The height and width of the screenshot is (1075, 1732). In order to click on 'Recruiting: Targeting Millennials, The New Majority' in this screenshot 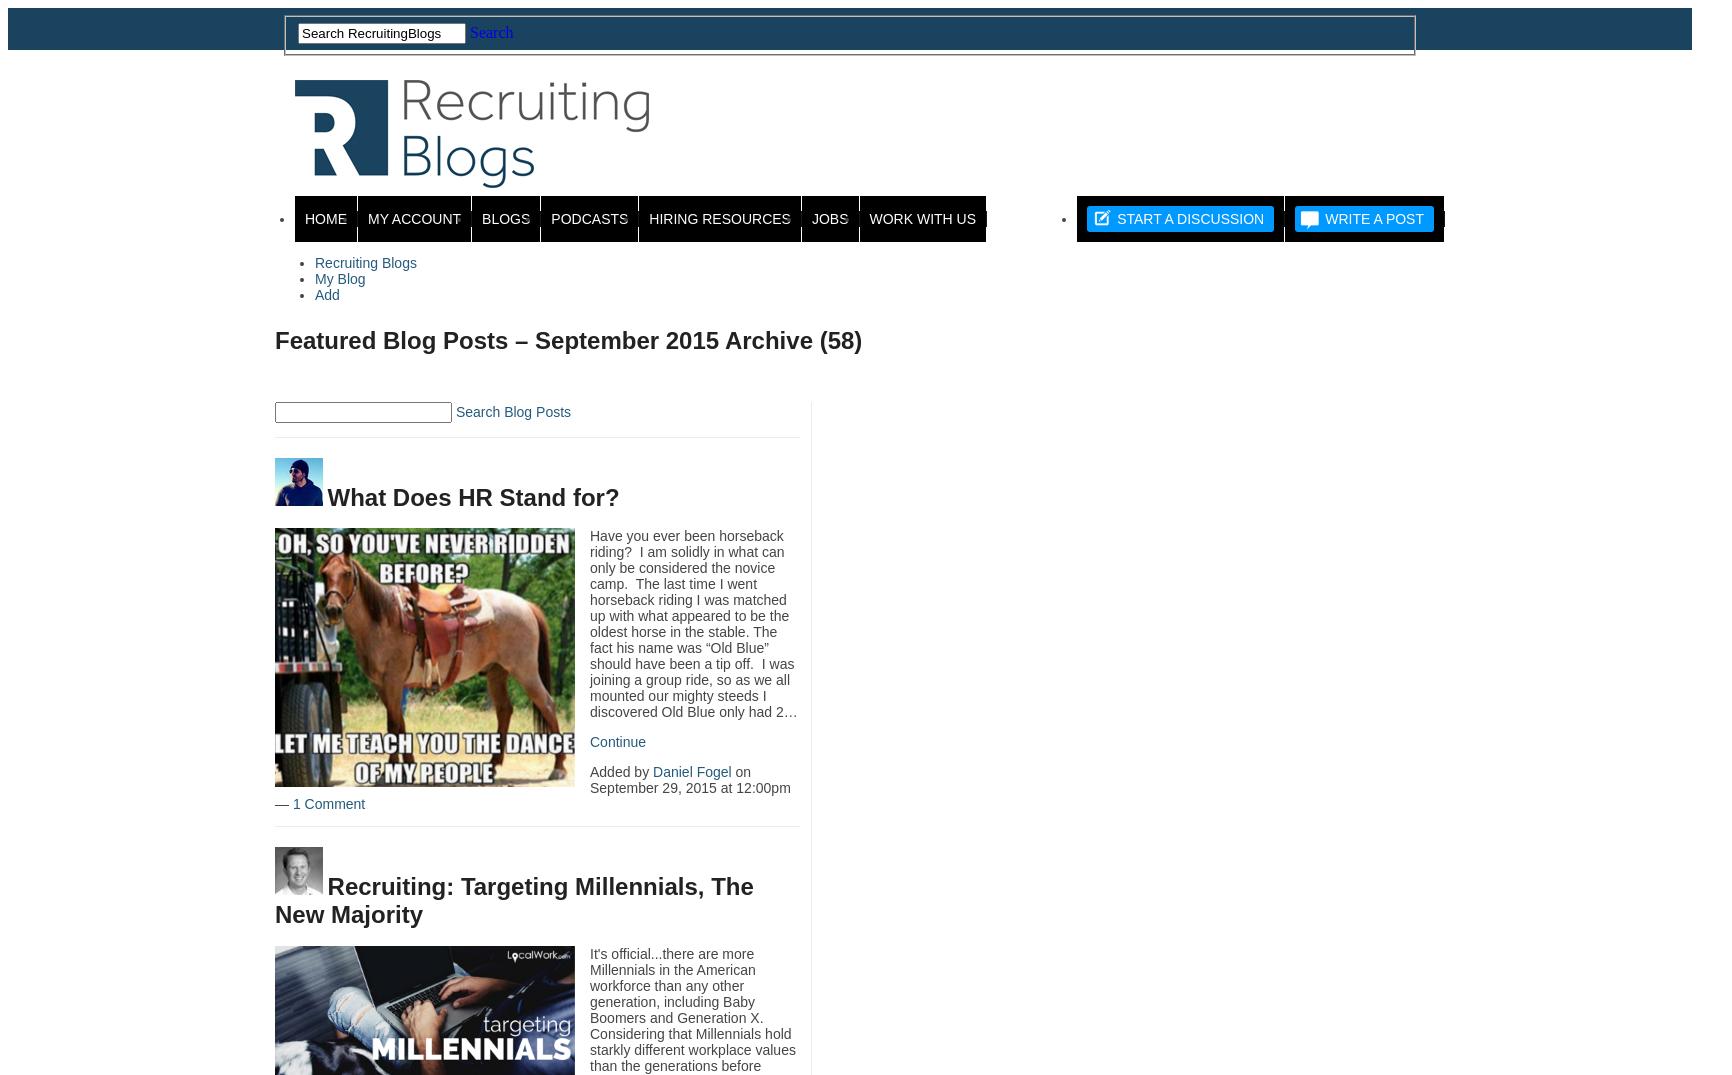, I will do `click(514, 899)`.